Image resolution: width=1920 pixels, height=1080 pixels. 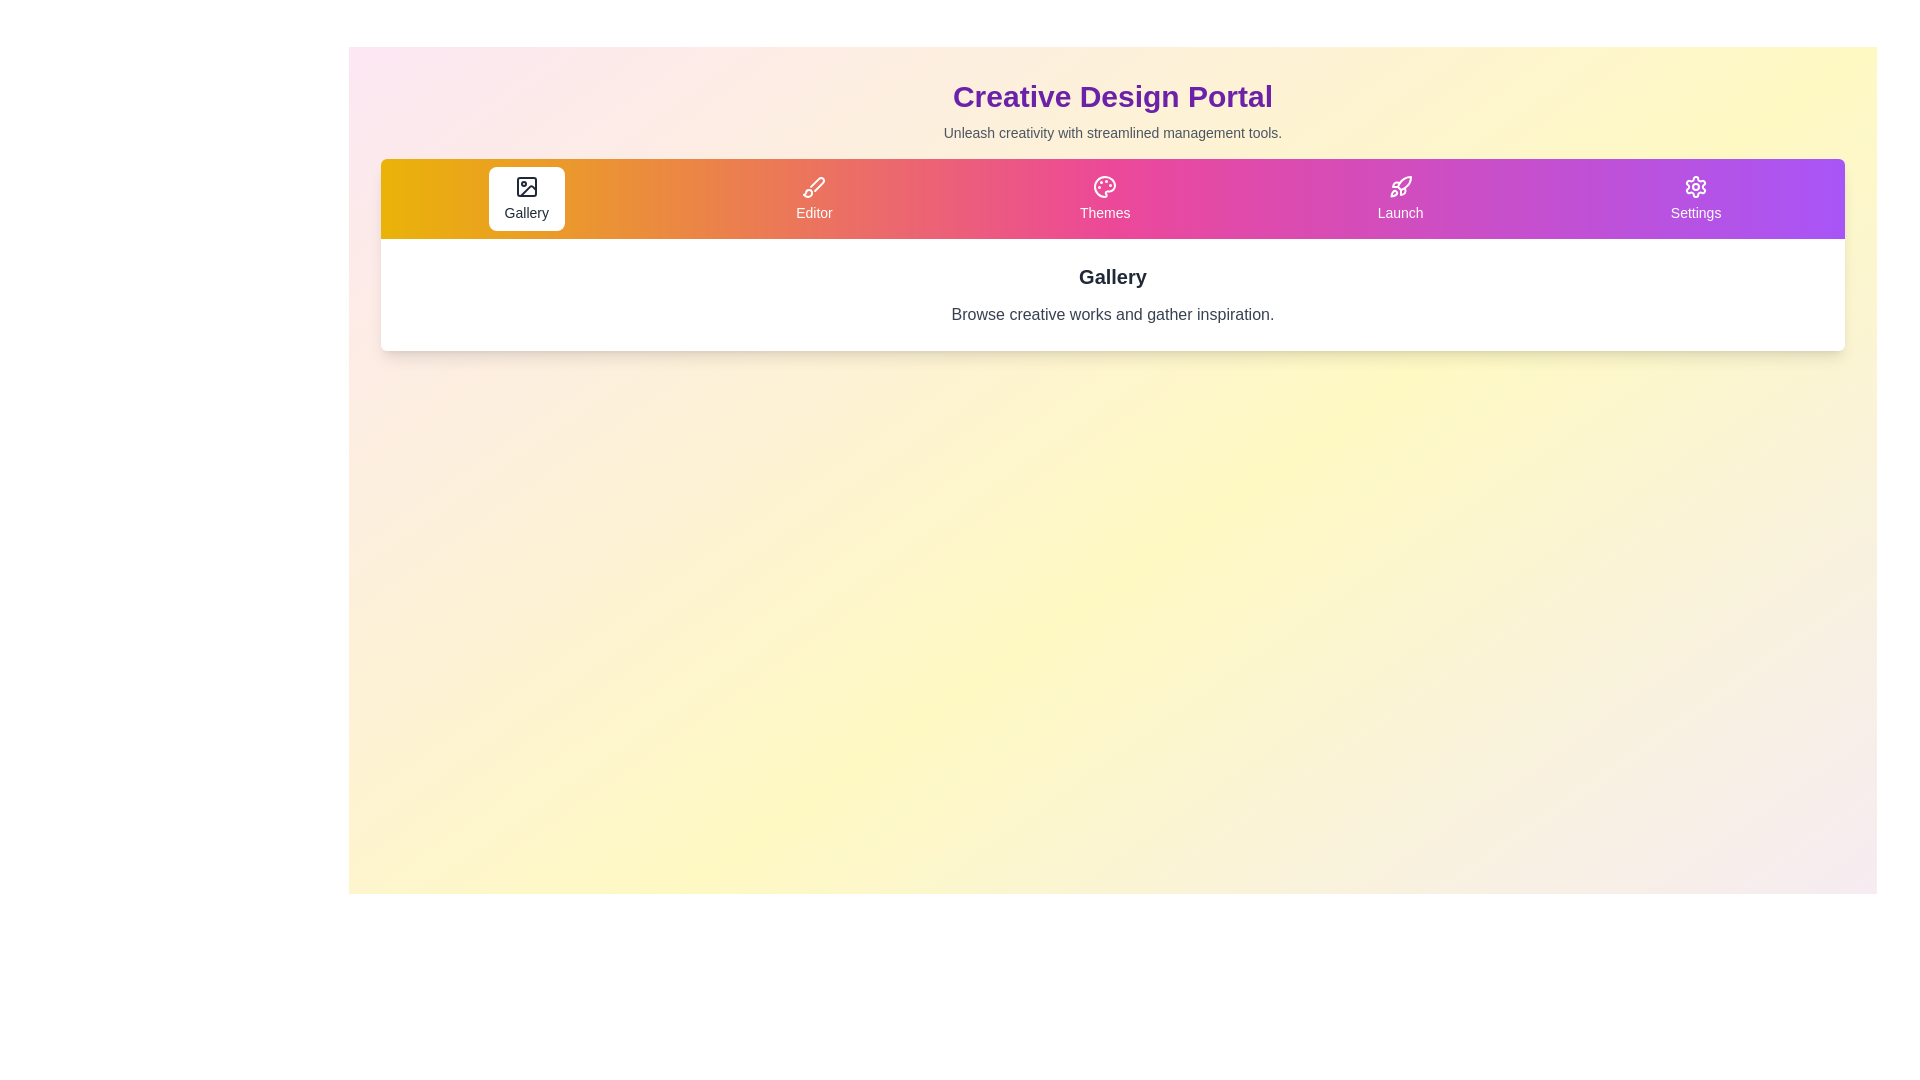 What do you see at coordinates (526, 199) in the screenshot?
I see `the 'Gallery' button, which has a white background and an icon with the label beneath it` at bounding box center [526, 199].